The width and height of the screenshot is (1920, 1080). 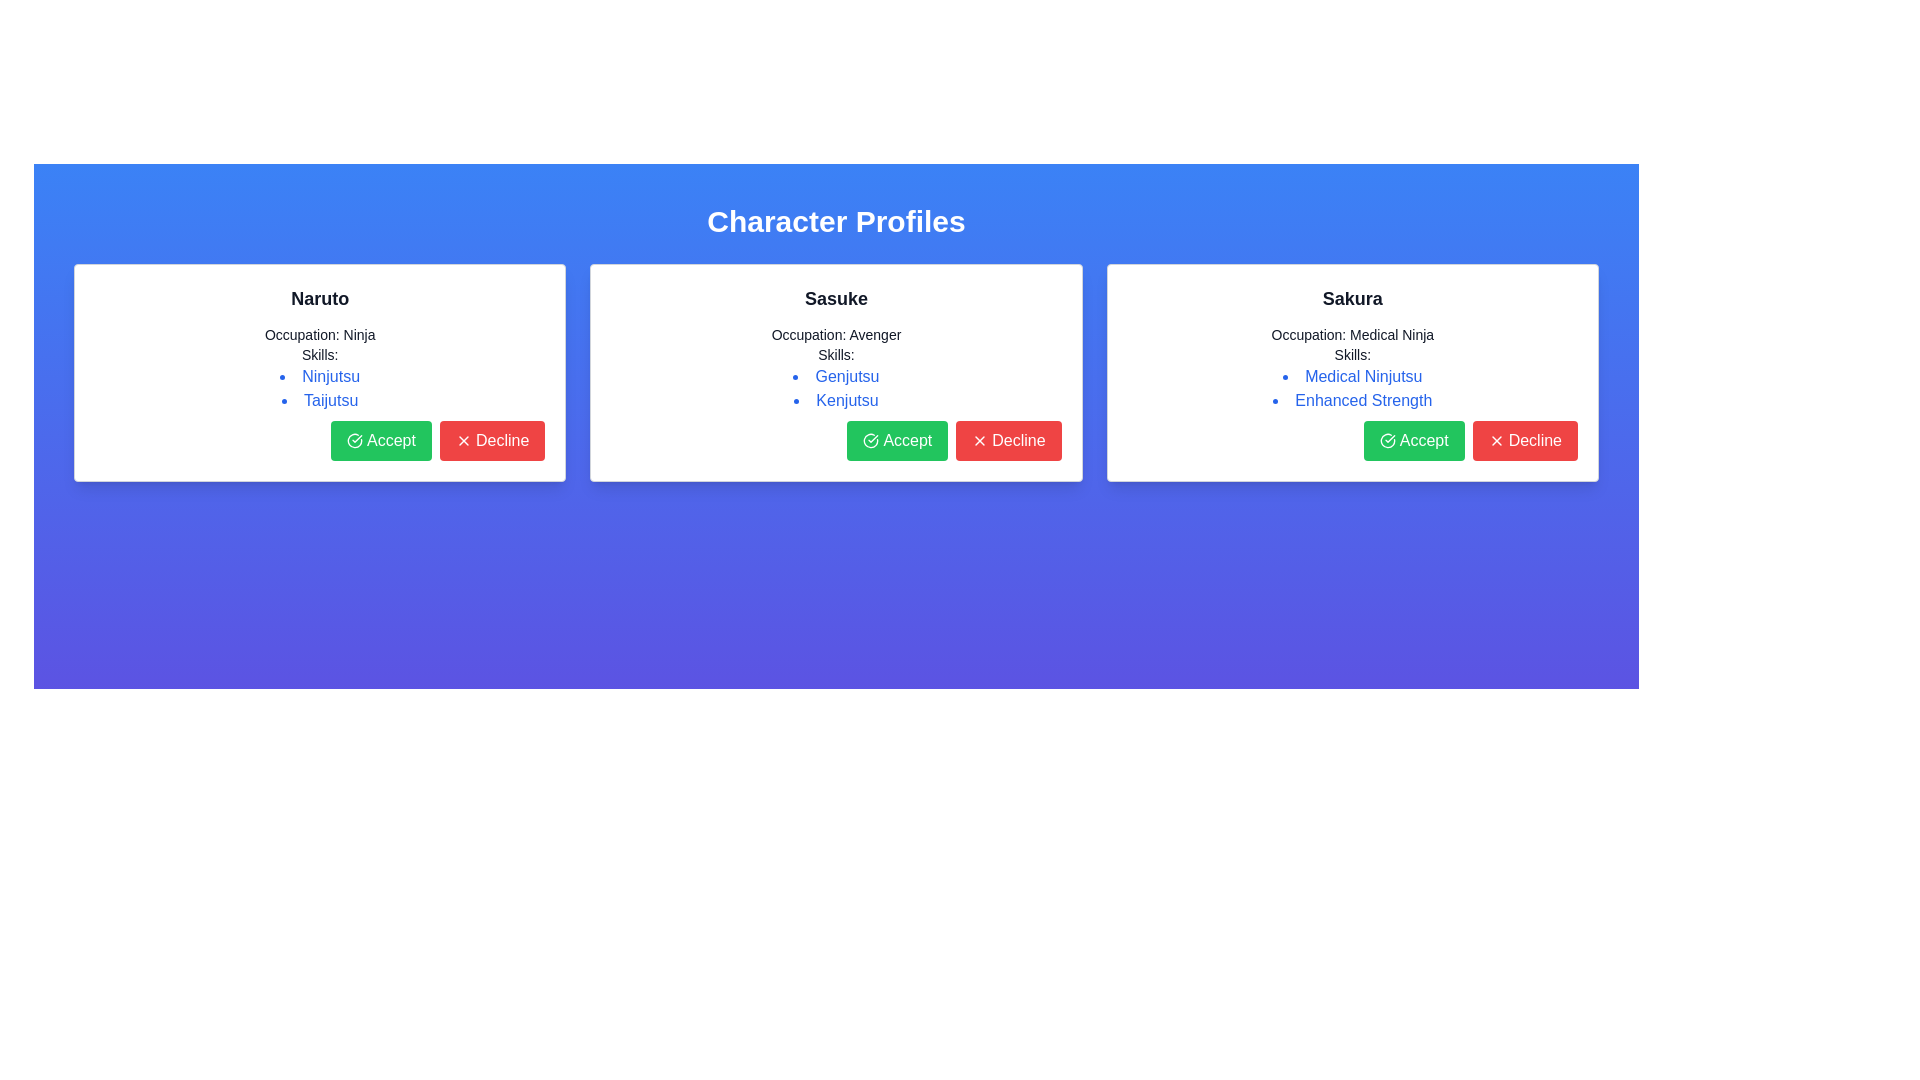 What do you see at coordinates (1352, 439) in the screenshot?
I see `the 'Accept' button located in the bottom-right of the 'Sakura' card to confirm the action` at bounding box center [1352, 439].